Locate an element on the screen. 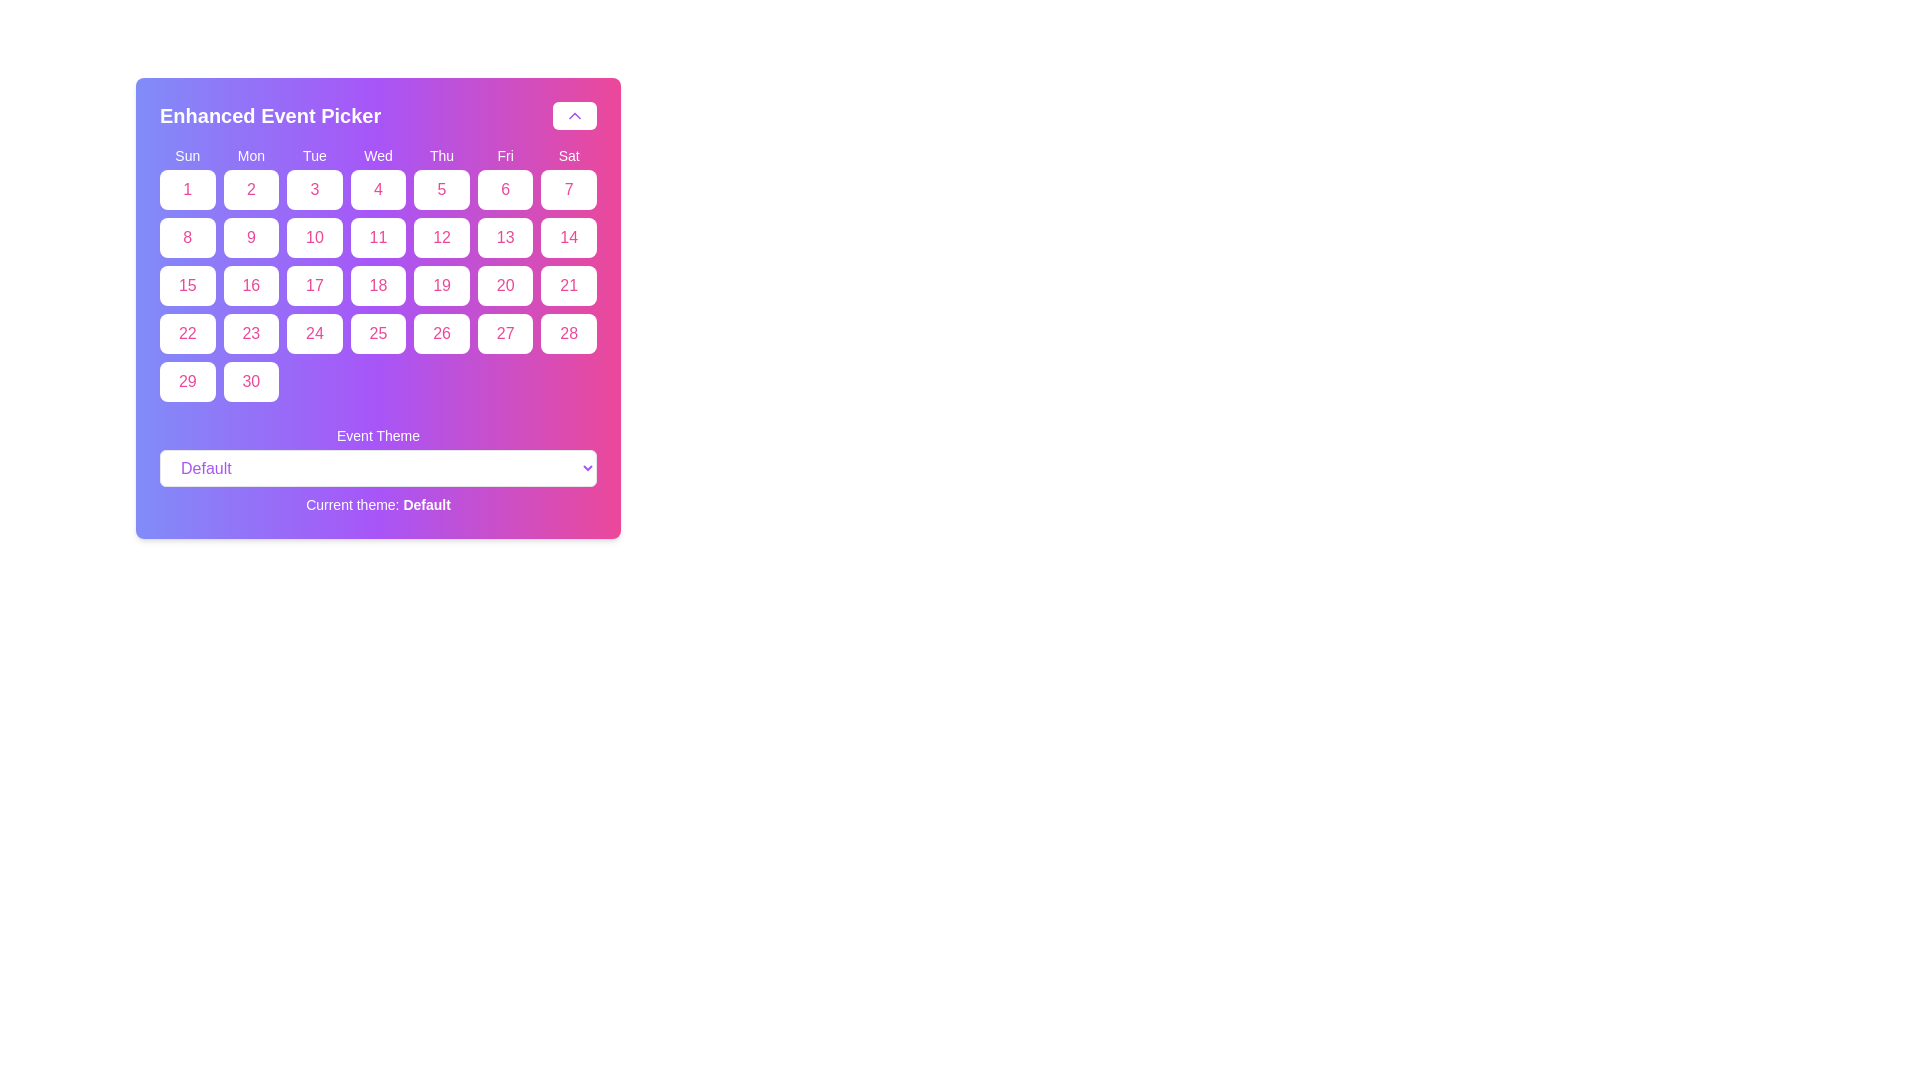 This screenshot has height=1080, width=1920. the first day cell of the calendar grid, which is located under the 'Sun' label is located at coordinates (187, 189).